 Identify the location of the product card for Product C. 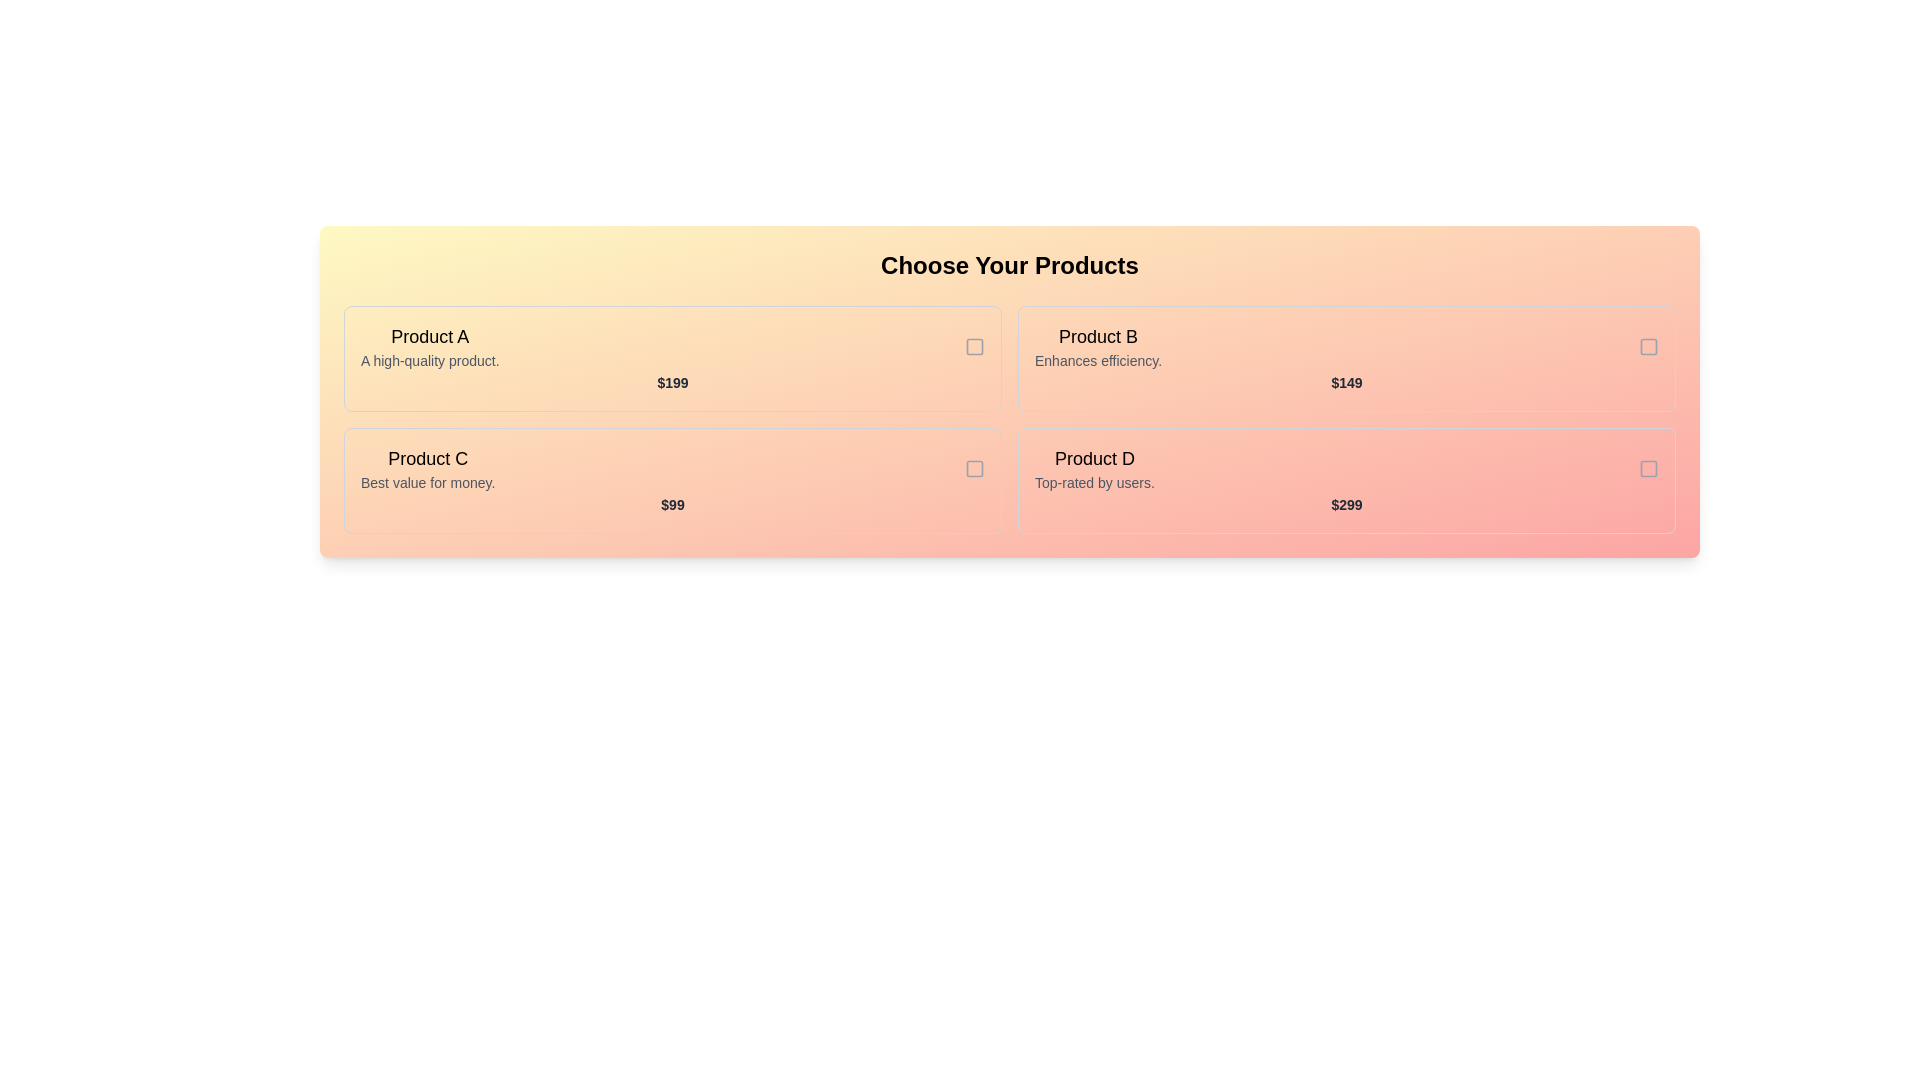
(672, 481).